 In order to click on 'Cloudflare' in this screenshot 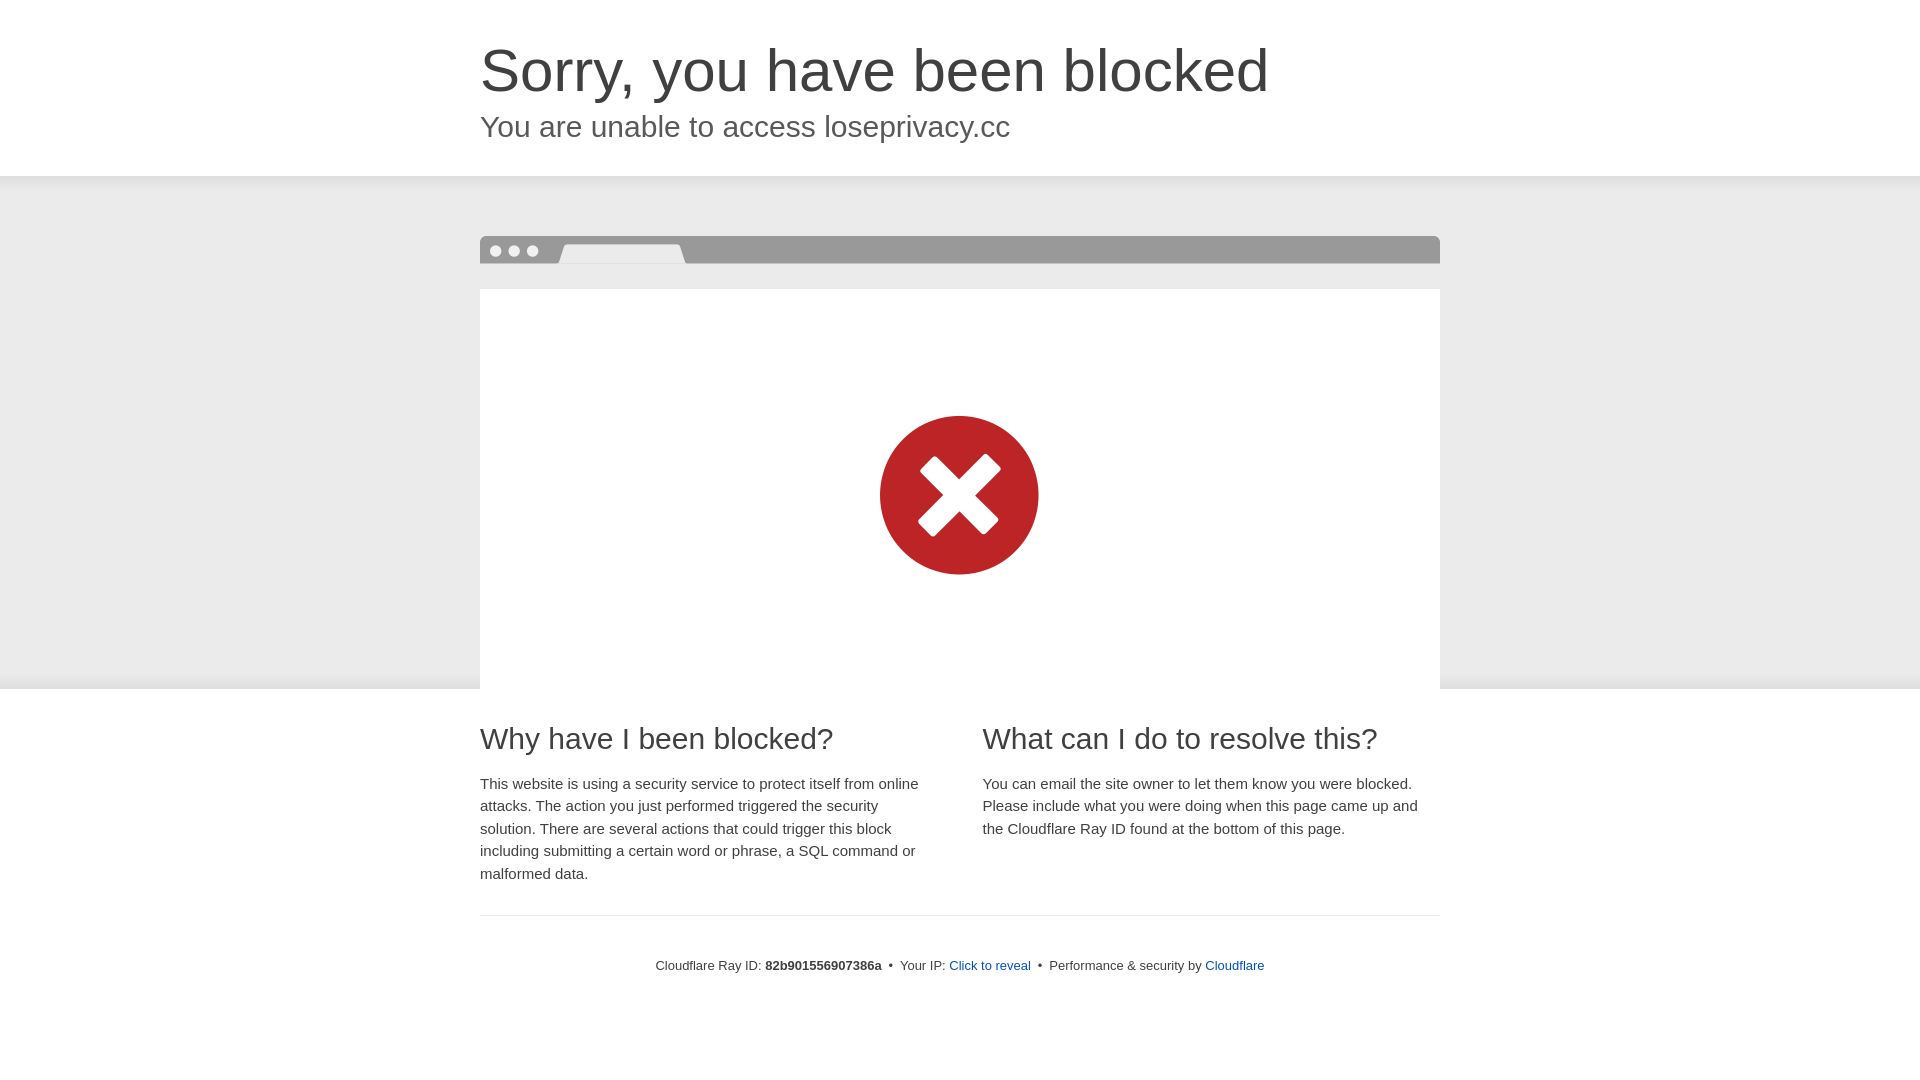, I will do `click(1203, 964)`.